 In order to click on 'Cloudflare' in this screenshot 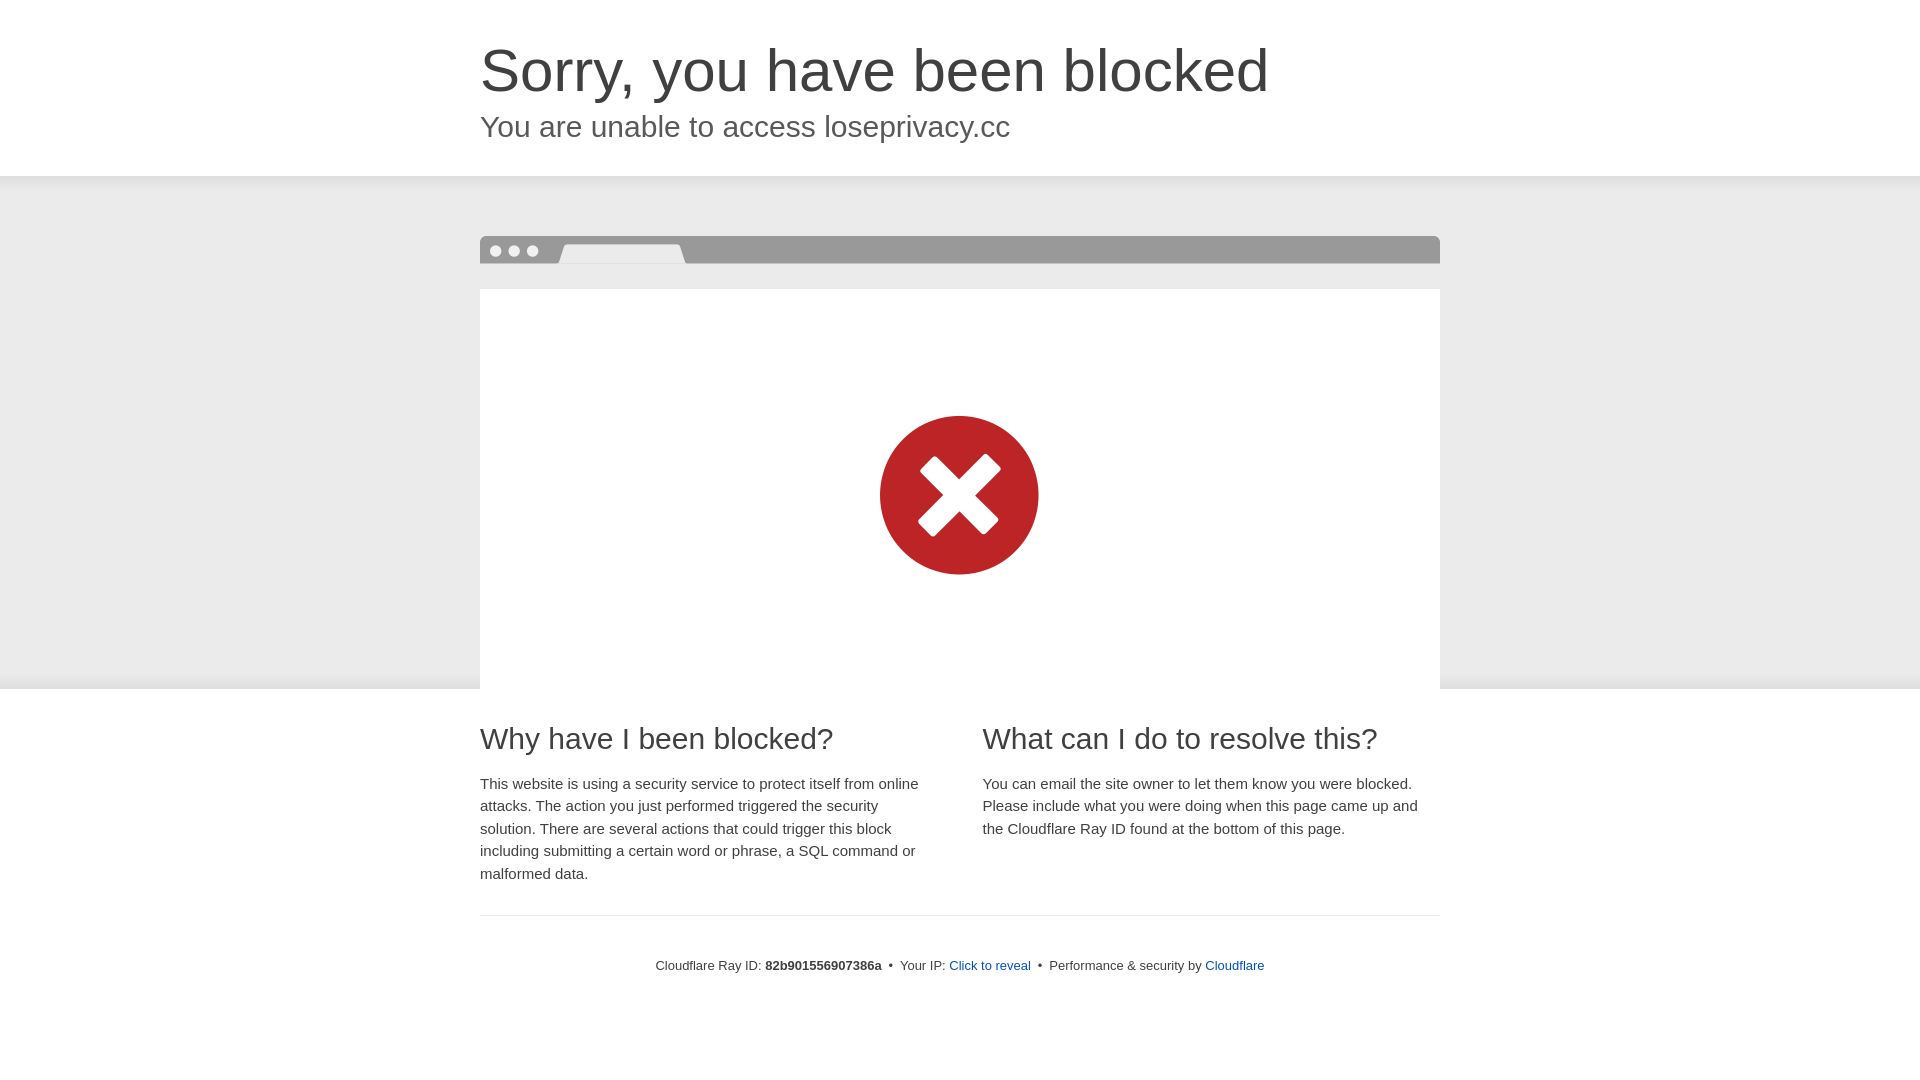, I will do `click(1203, 964)`.